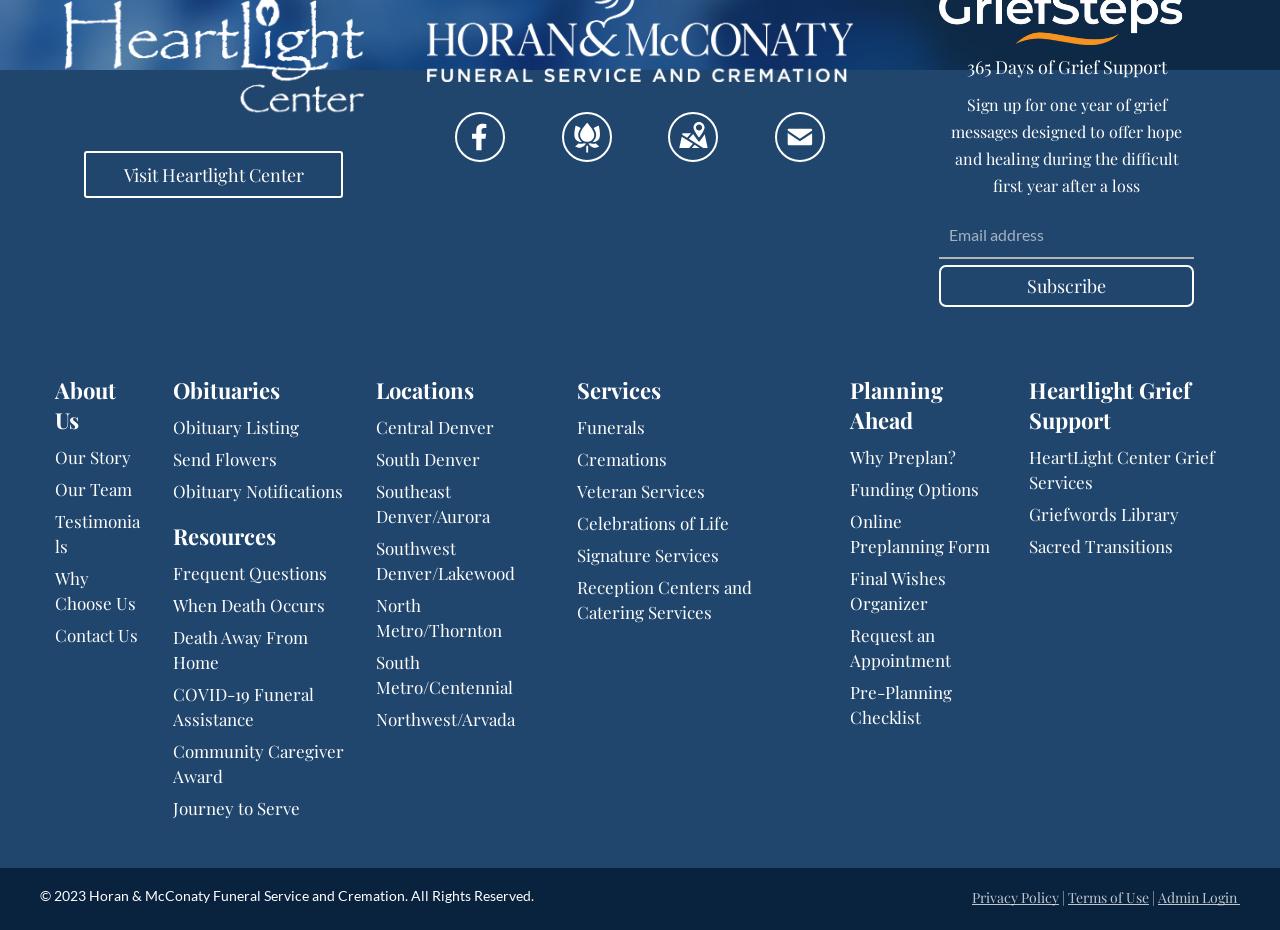  What do you see at coordinates (1196, 897) in the screenshot?
I see `'Admin Login'` at bounding box center [1196, 897].